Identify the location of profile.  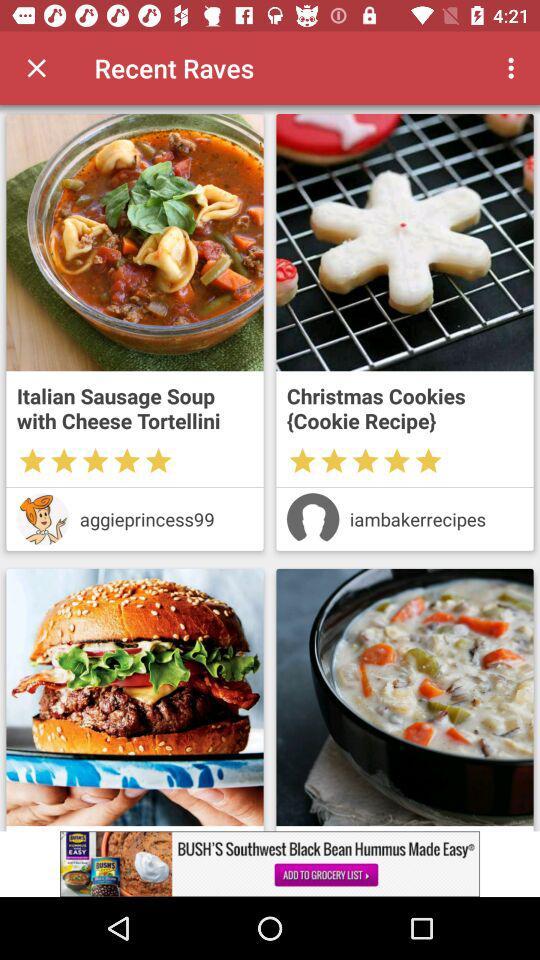
(313, 518).